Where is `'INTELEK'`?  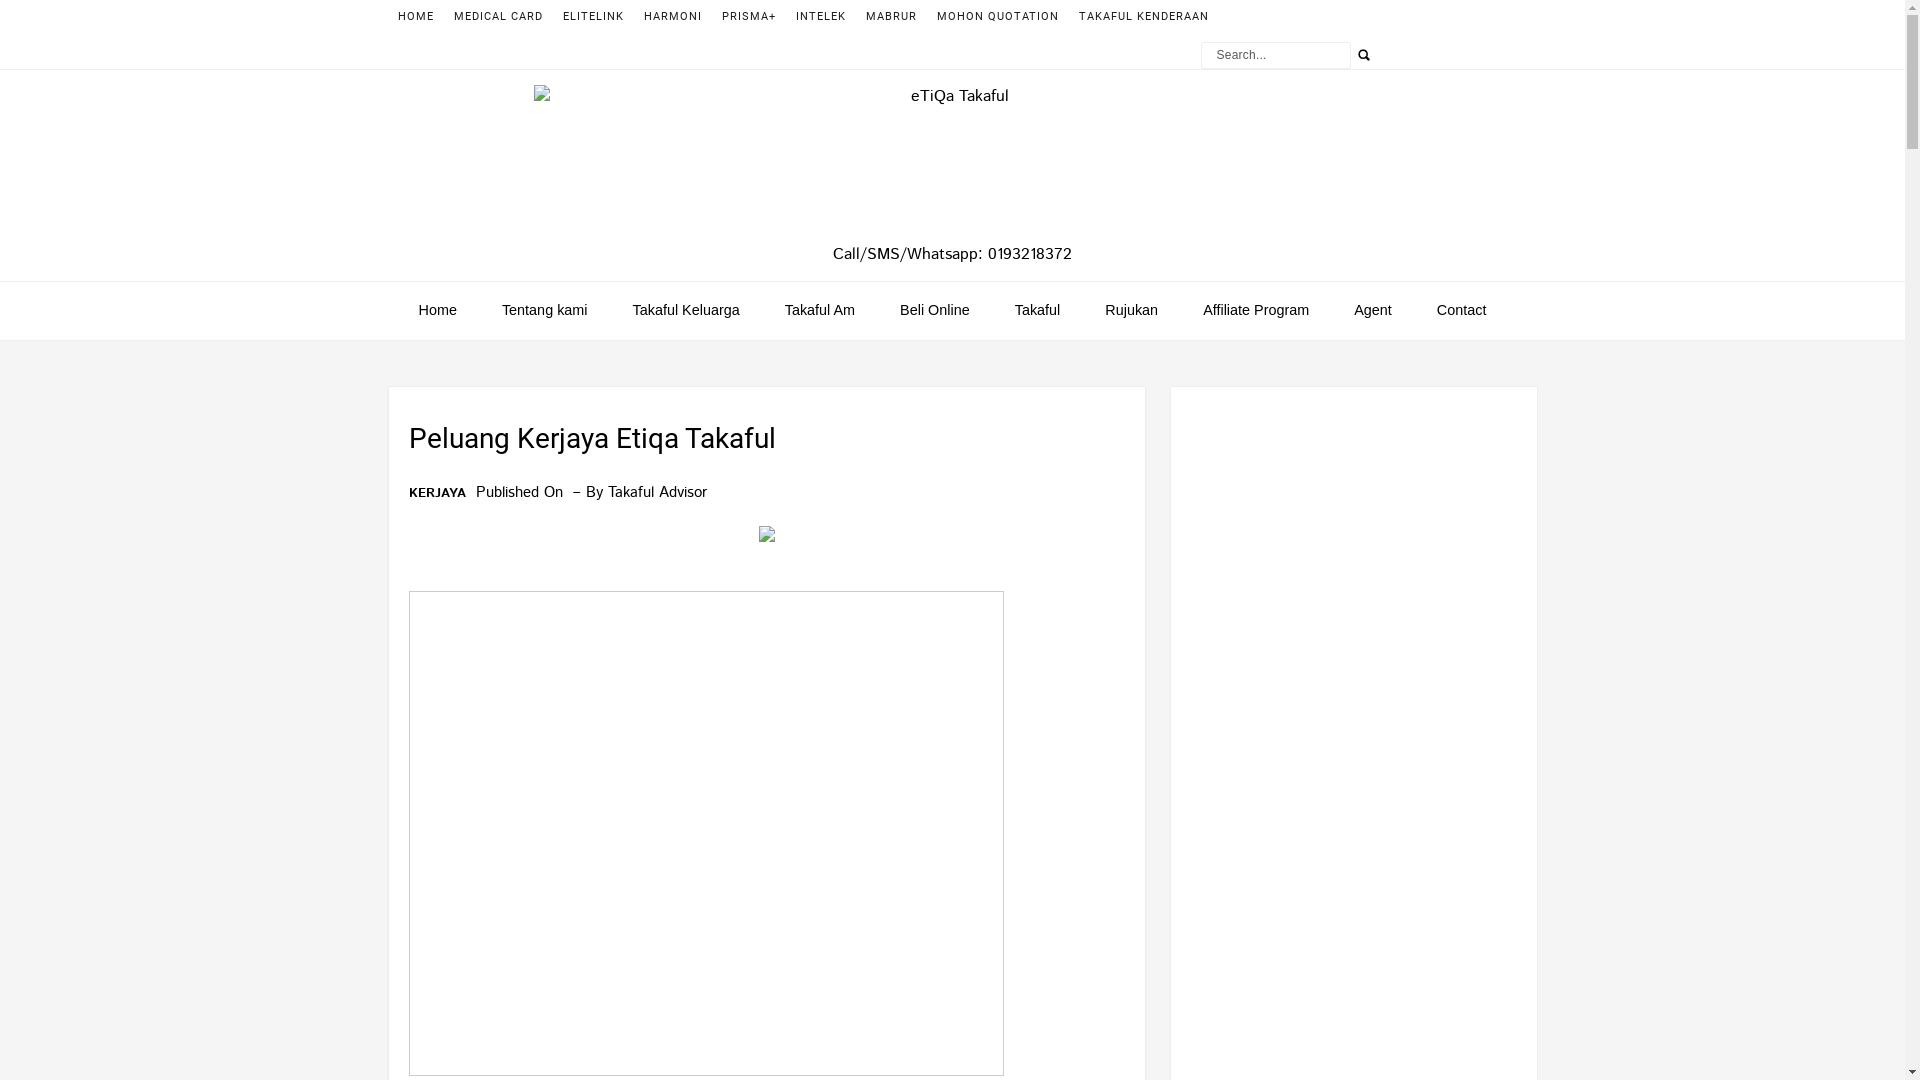 'INTELEK' is located at coordinates (820, 16).